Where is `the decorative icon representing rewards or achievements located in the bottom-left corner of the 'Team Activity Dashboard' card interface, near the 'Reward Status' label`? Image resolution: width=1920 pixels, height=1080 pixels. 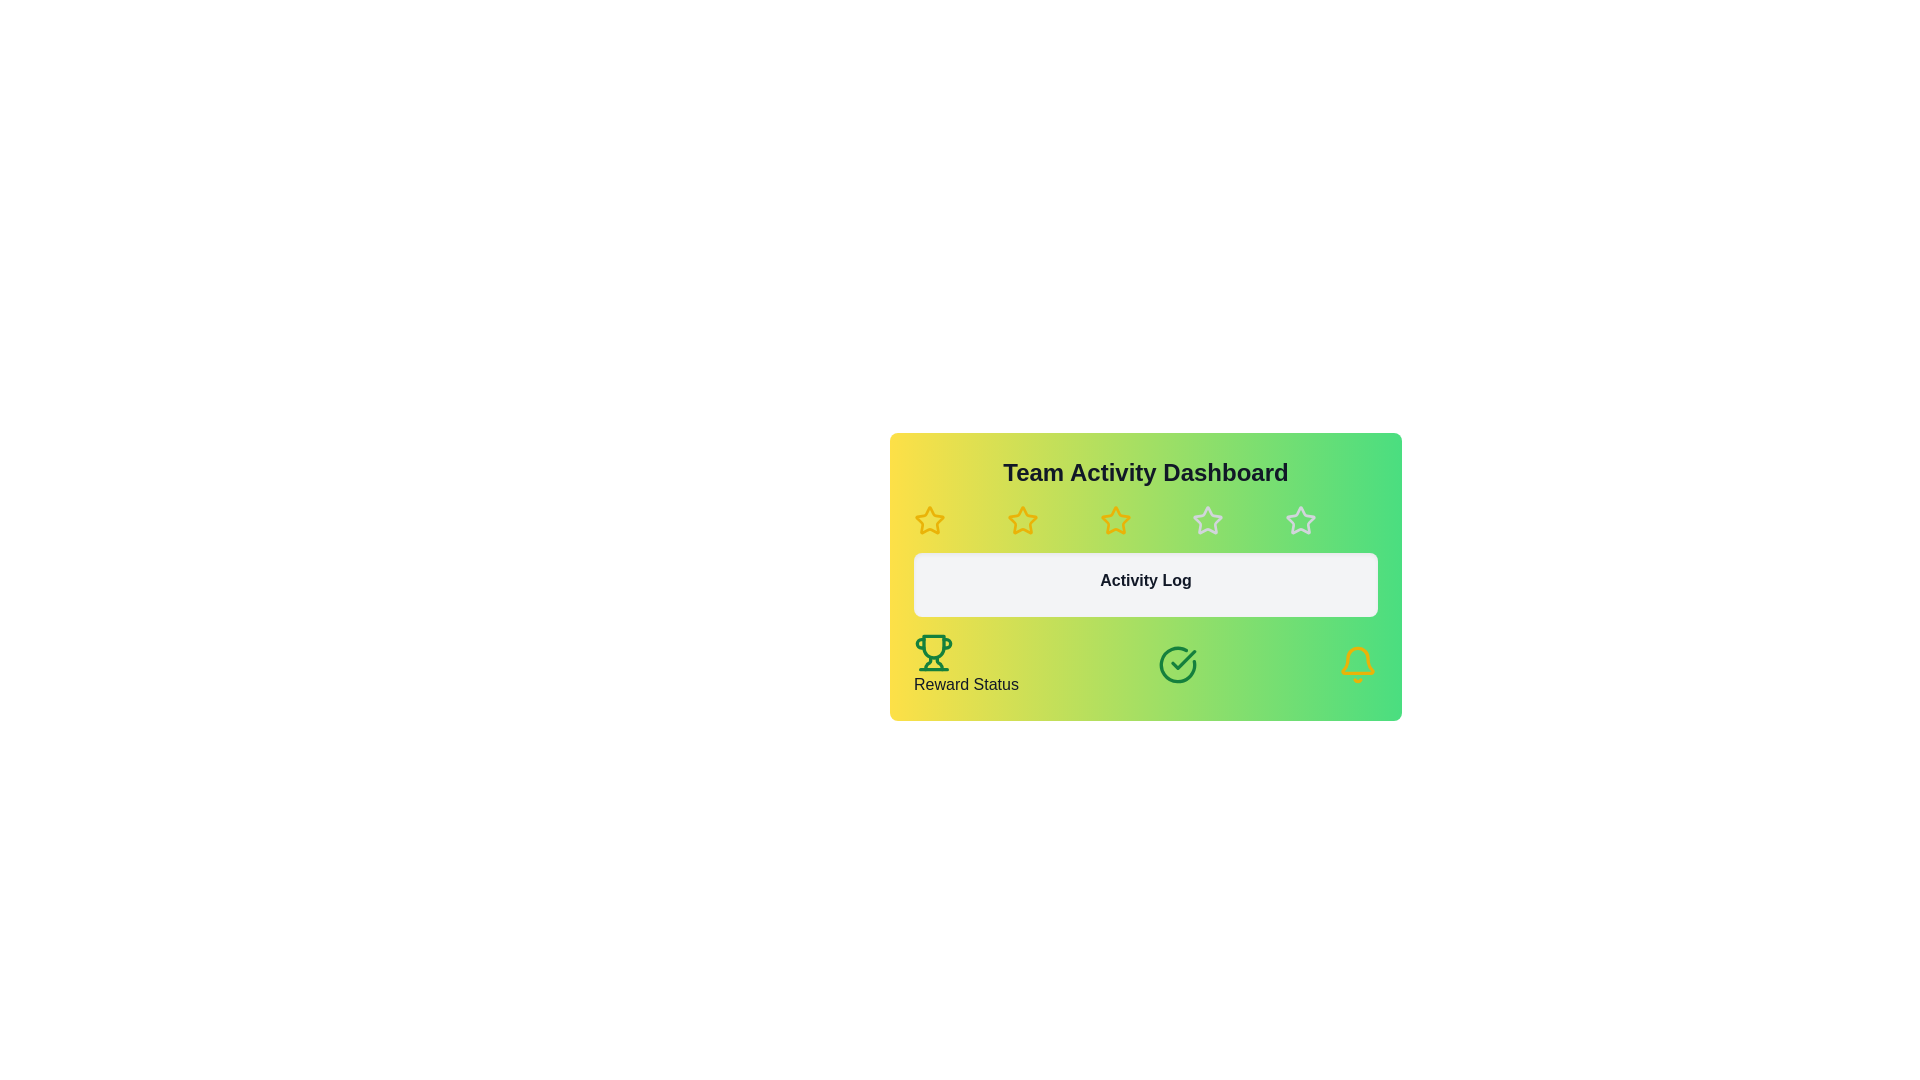
the decorative icon representing rewards or achievements located in the bottom-left corner of the 'Team Activity Dashboard' card interface, near the 'Reward Status' label is located at coordinates (933, 647).